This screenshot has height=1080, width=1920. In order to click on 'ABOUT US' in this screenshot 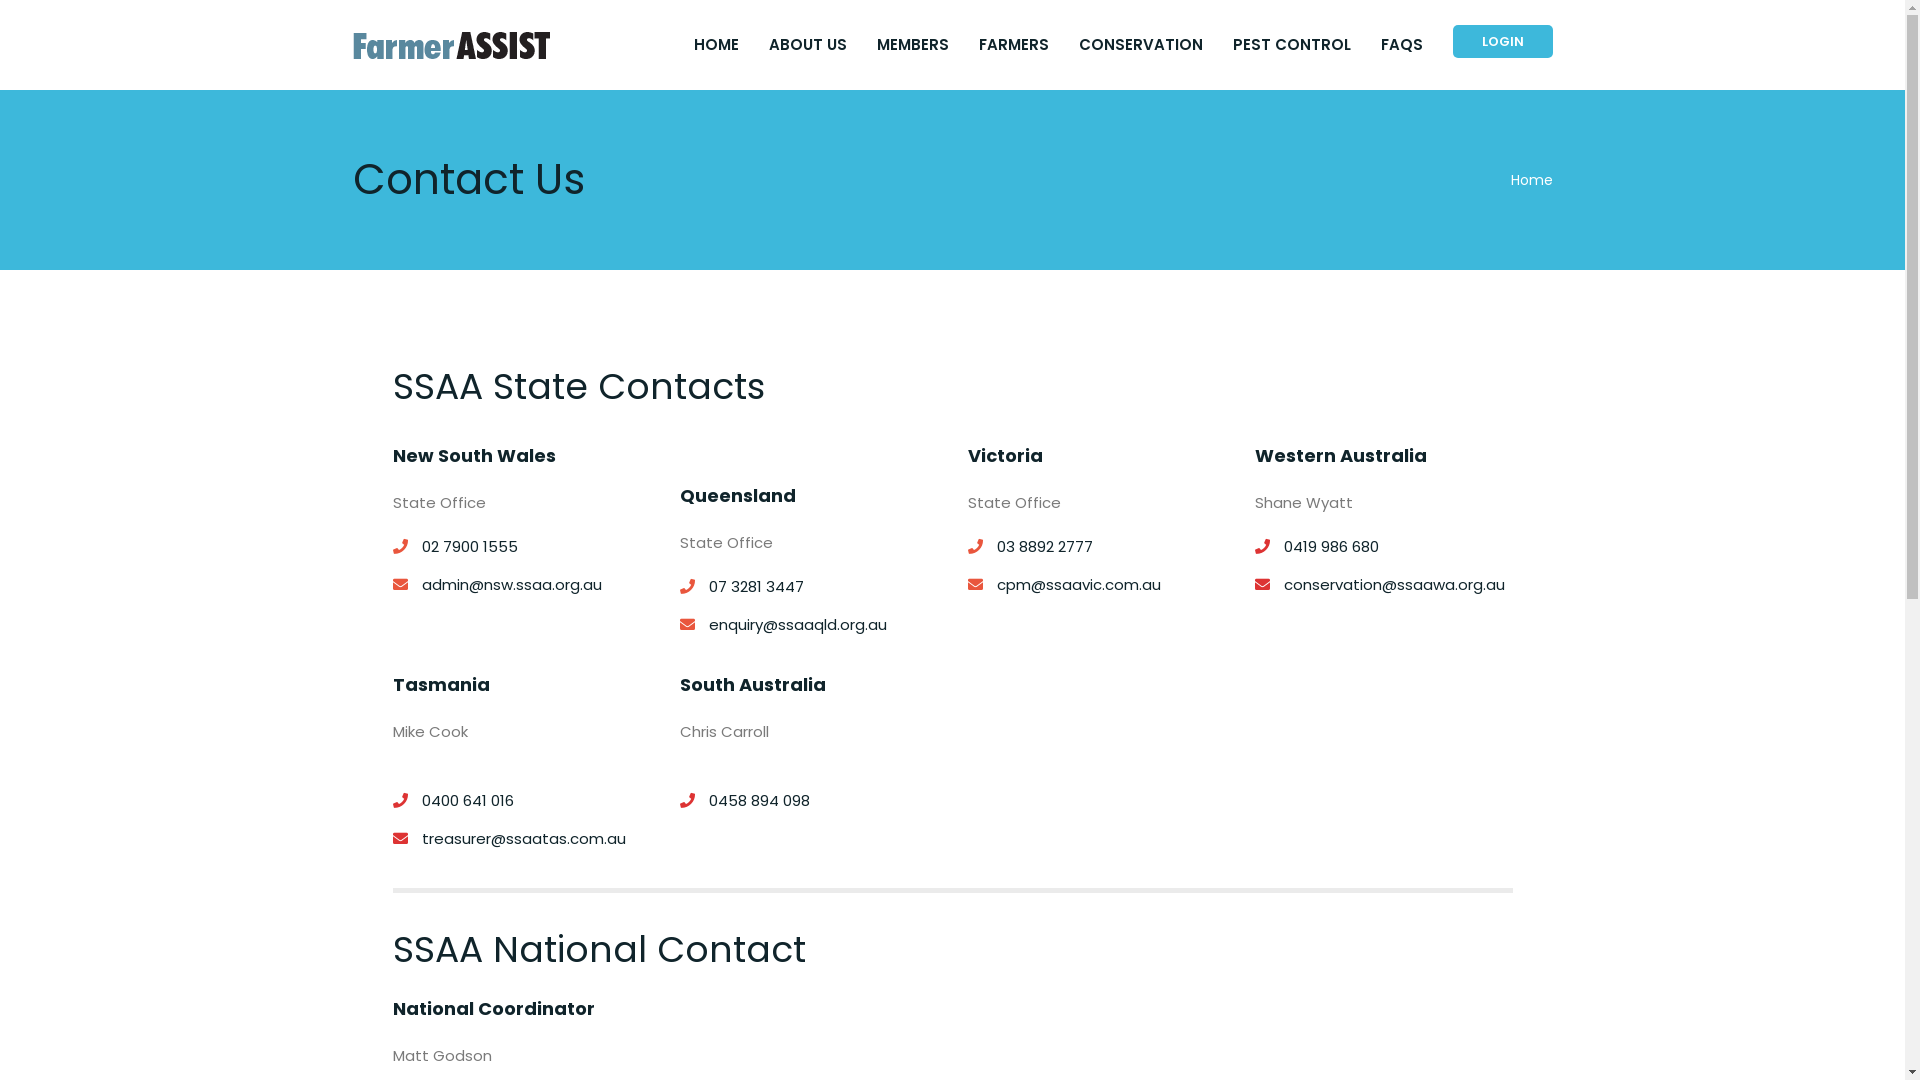, I will do `click(767, 45)`.